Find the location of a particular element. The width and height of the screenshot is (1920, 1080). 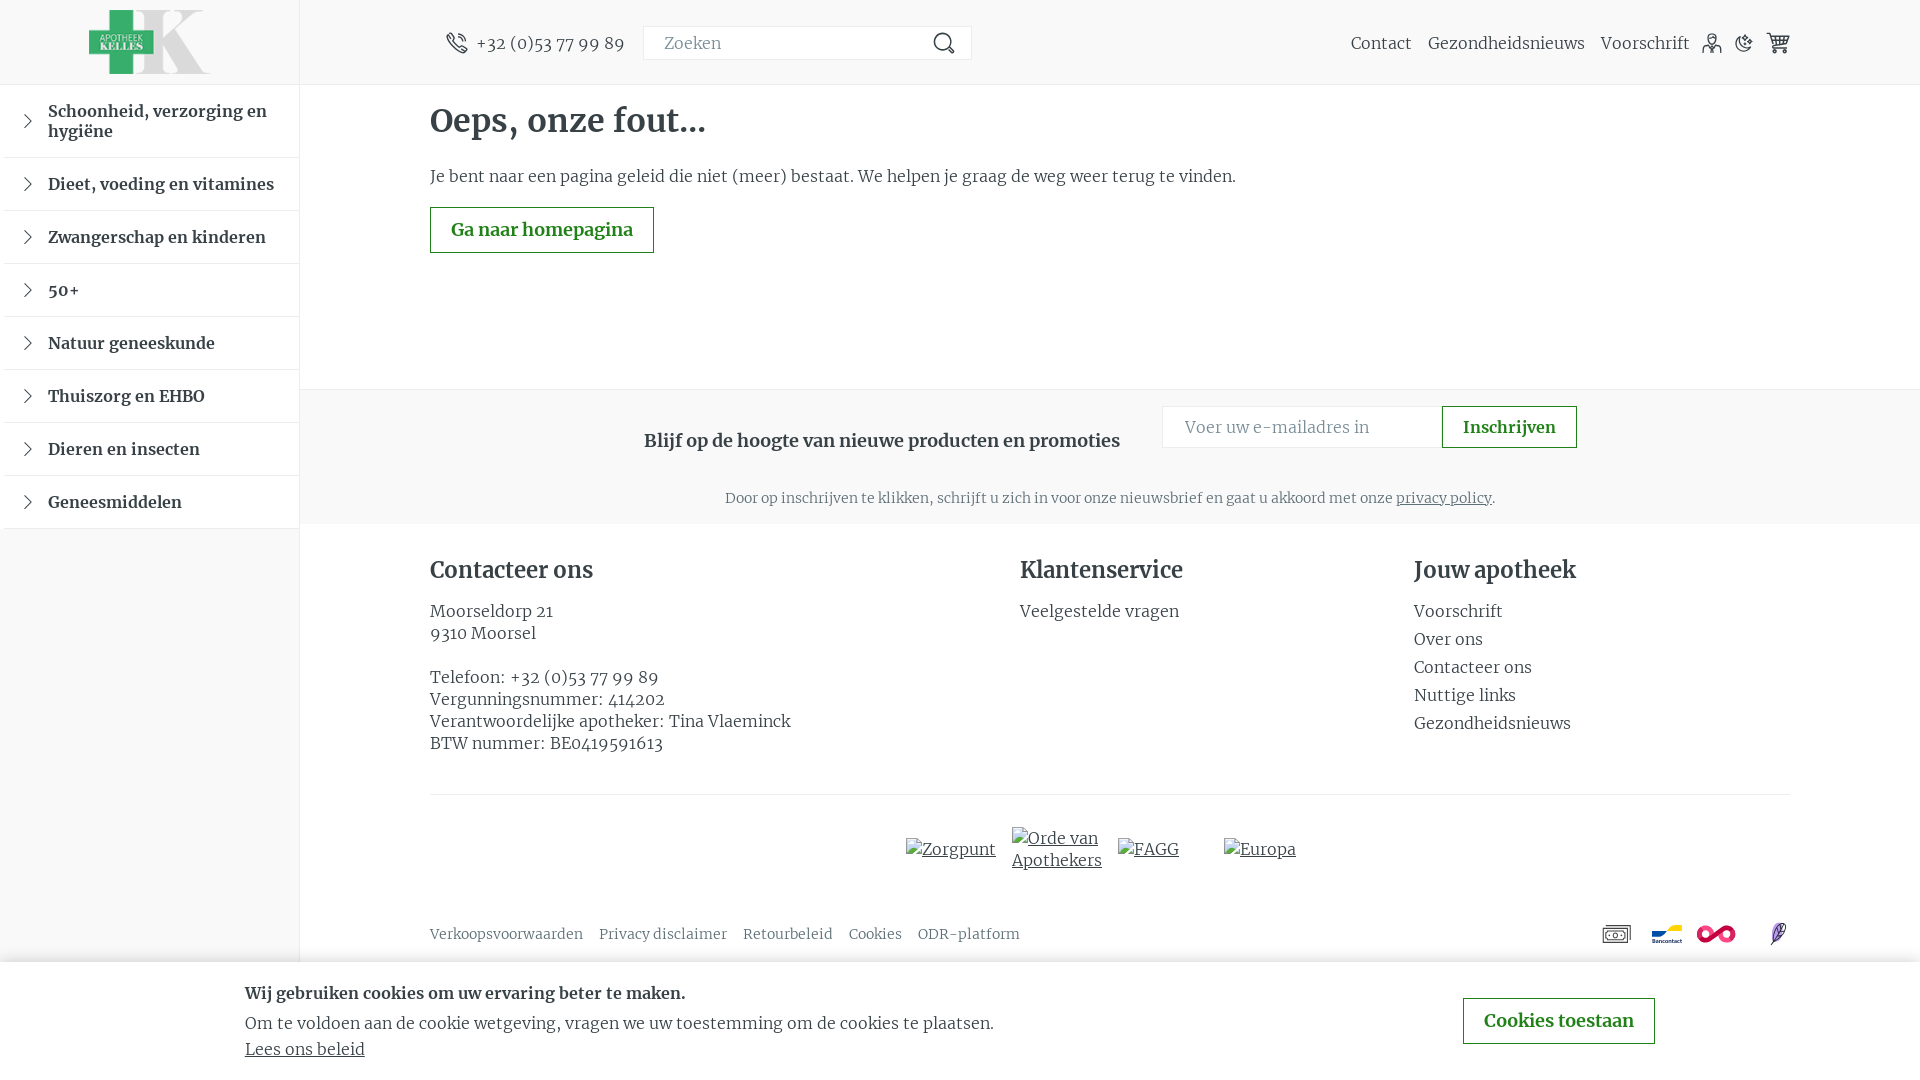

'Contact' is located at coordinates (1380, 42).